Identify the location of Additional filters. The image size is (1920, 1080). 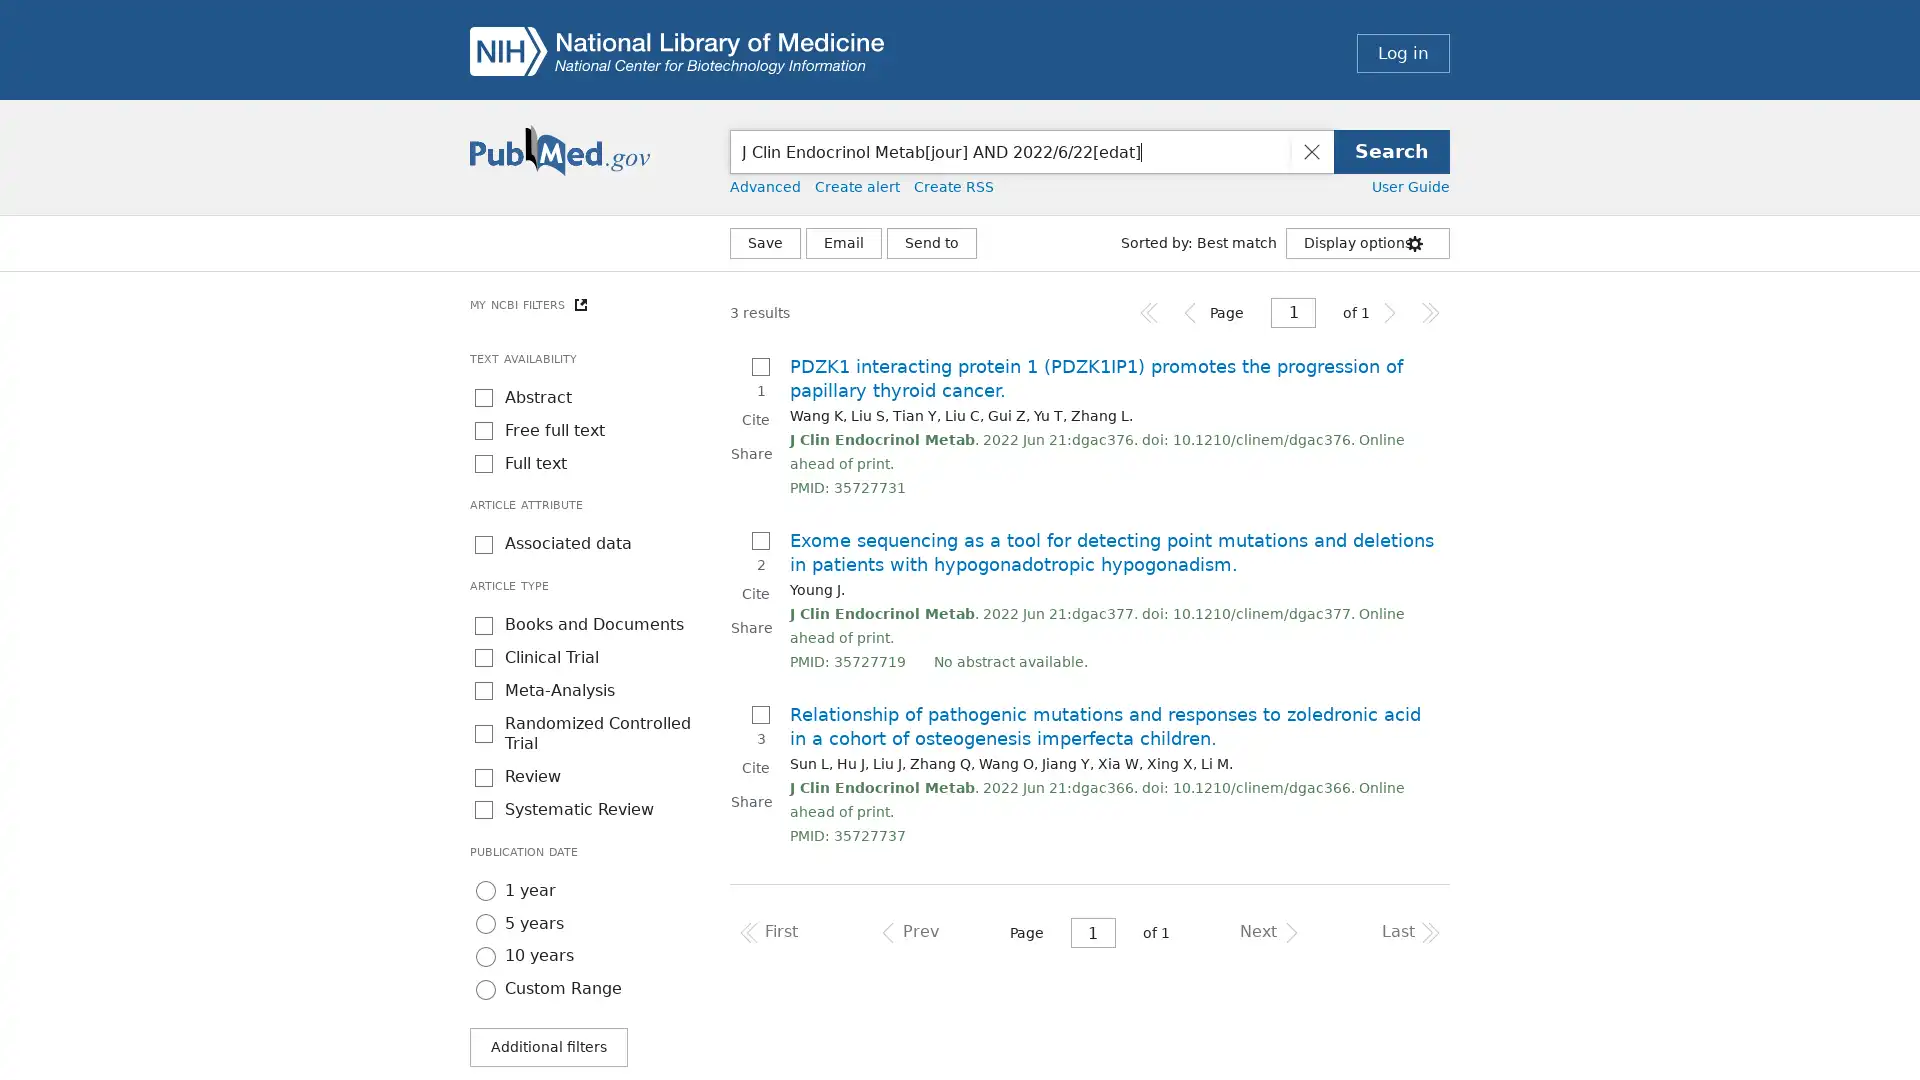
(548, 1045).